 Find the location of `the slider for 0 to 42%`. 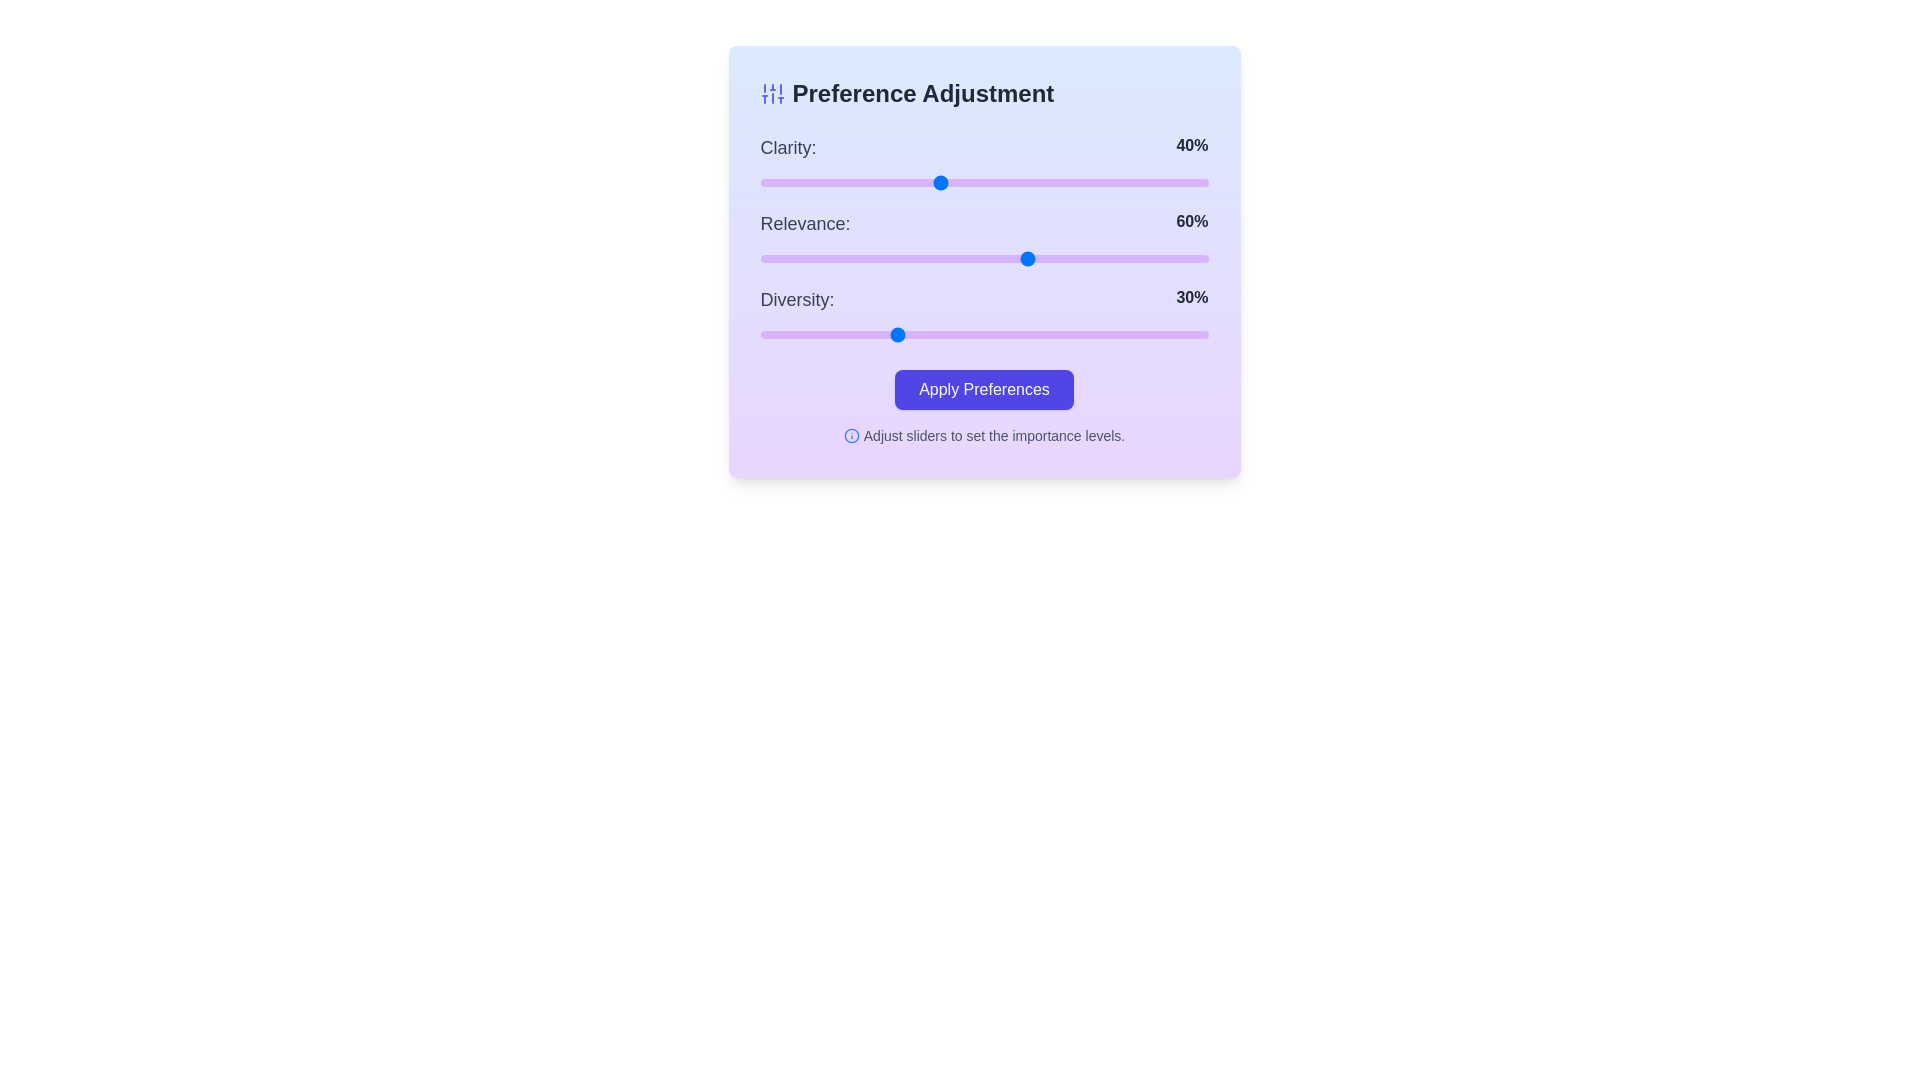

the slider for 0 to 42% is located at coordinates (947, 182).